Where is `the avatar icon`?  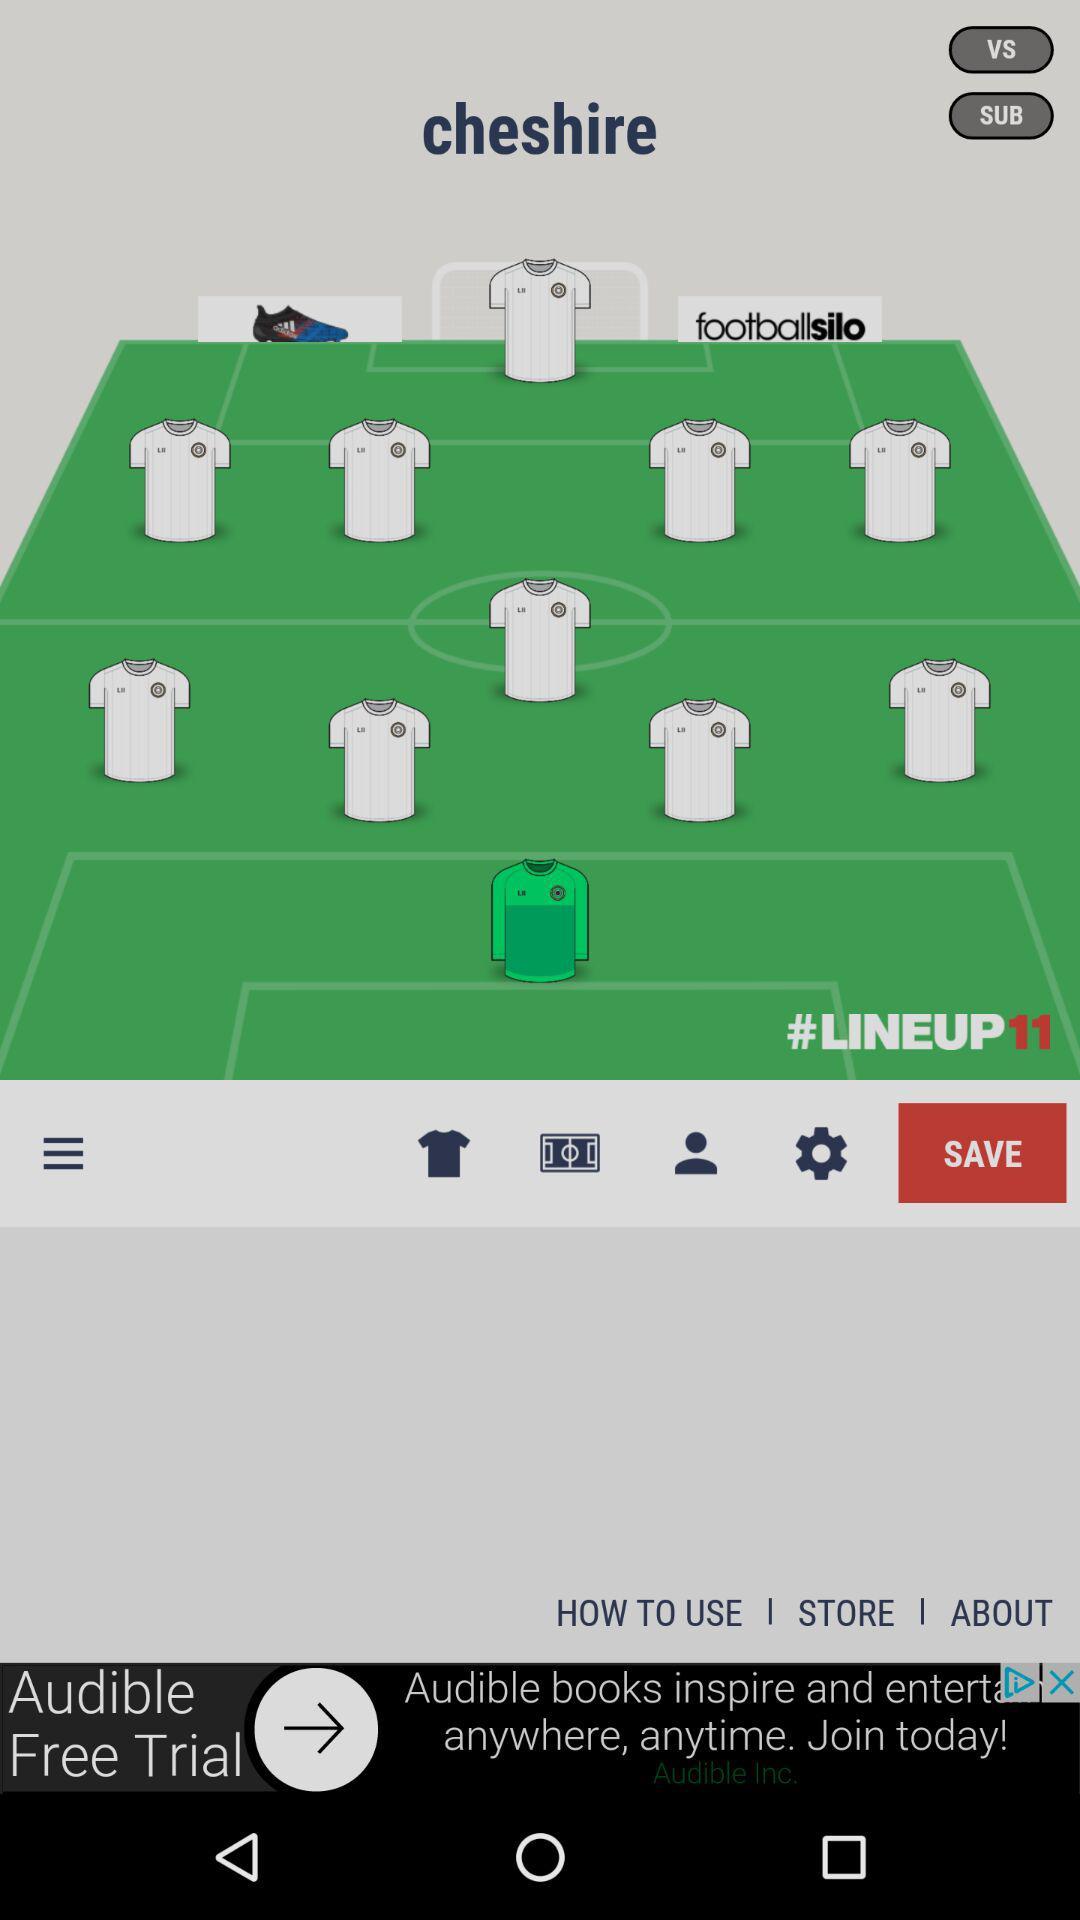 the avatar icon is located at coordinates (694, 1153).